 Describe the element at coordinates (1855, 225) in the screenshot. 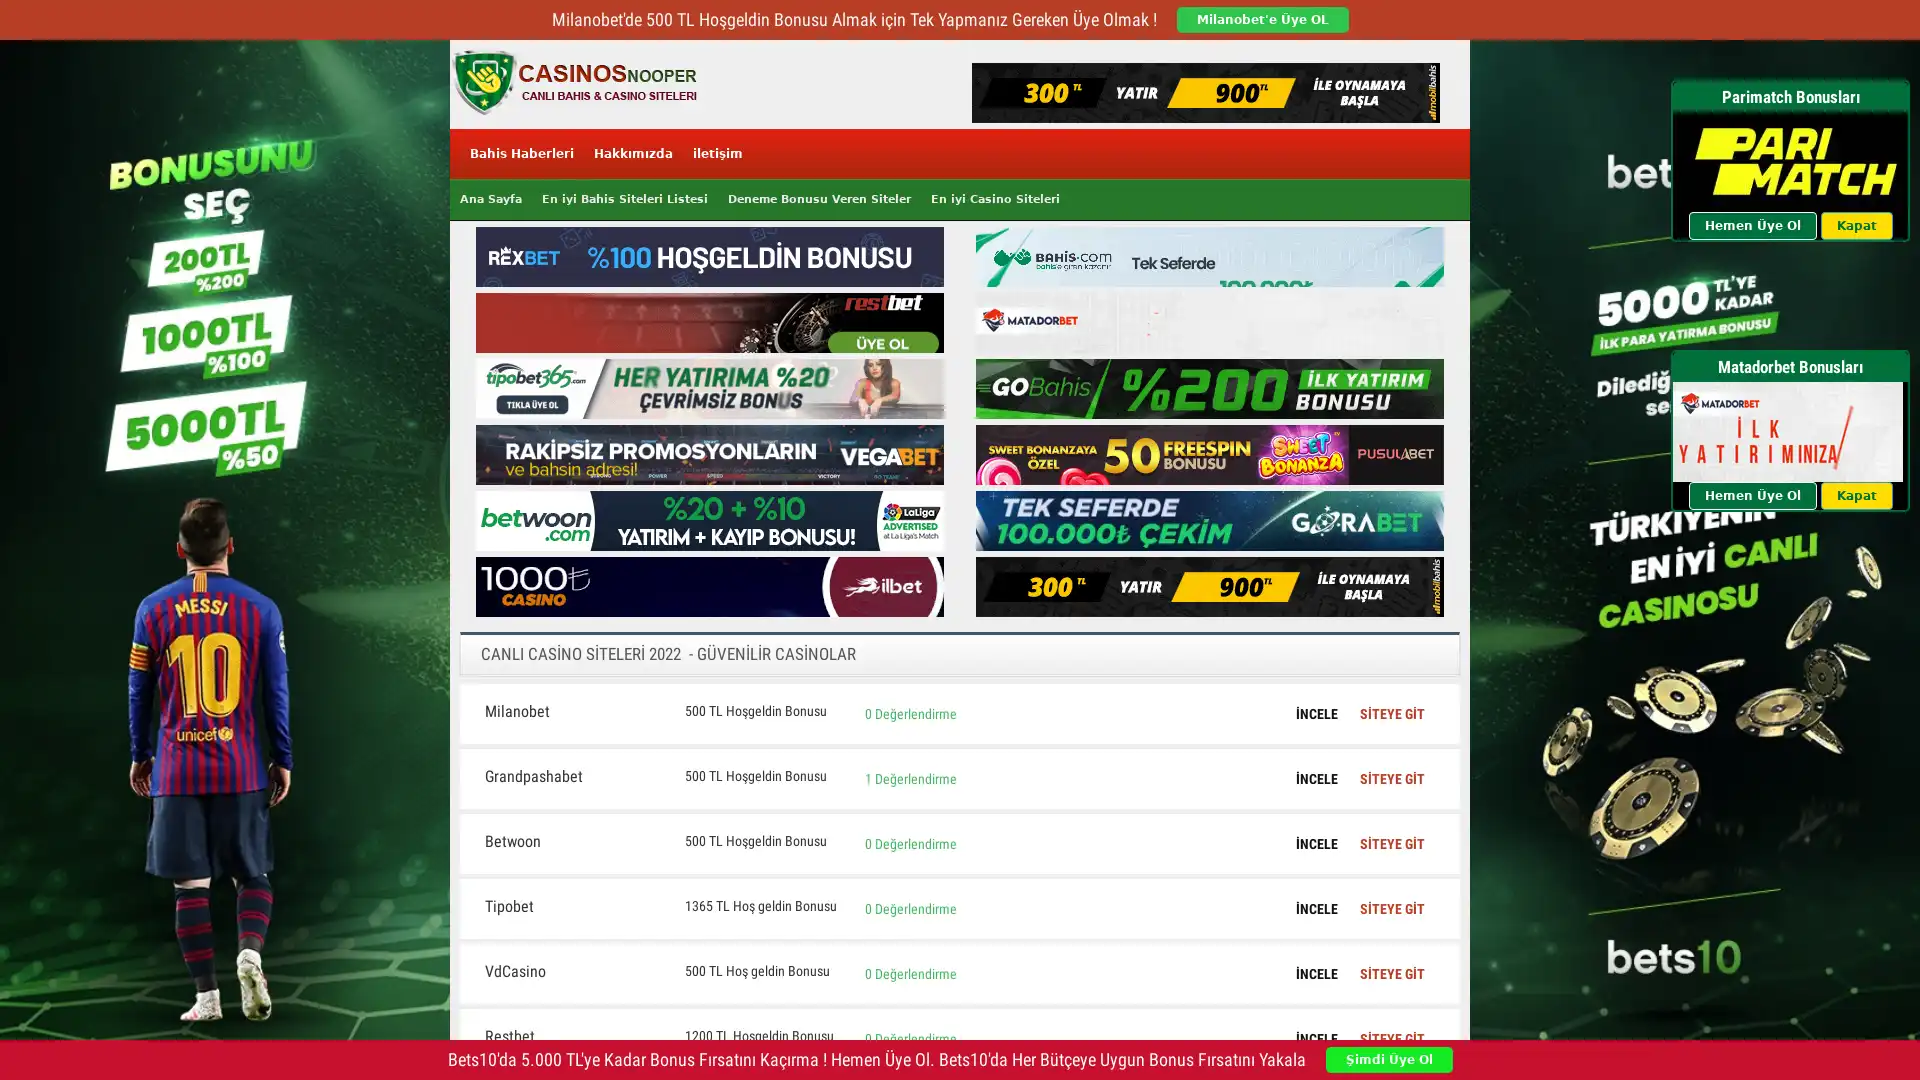

I see `Kapat` at that location.